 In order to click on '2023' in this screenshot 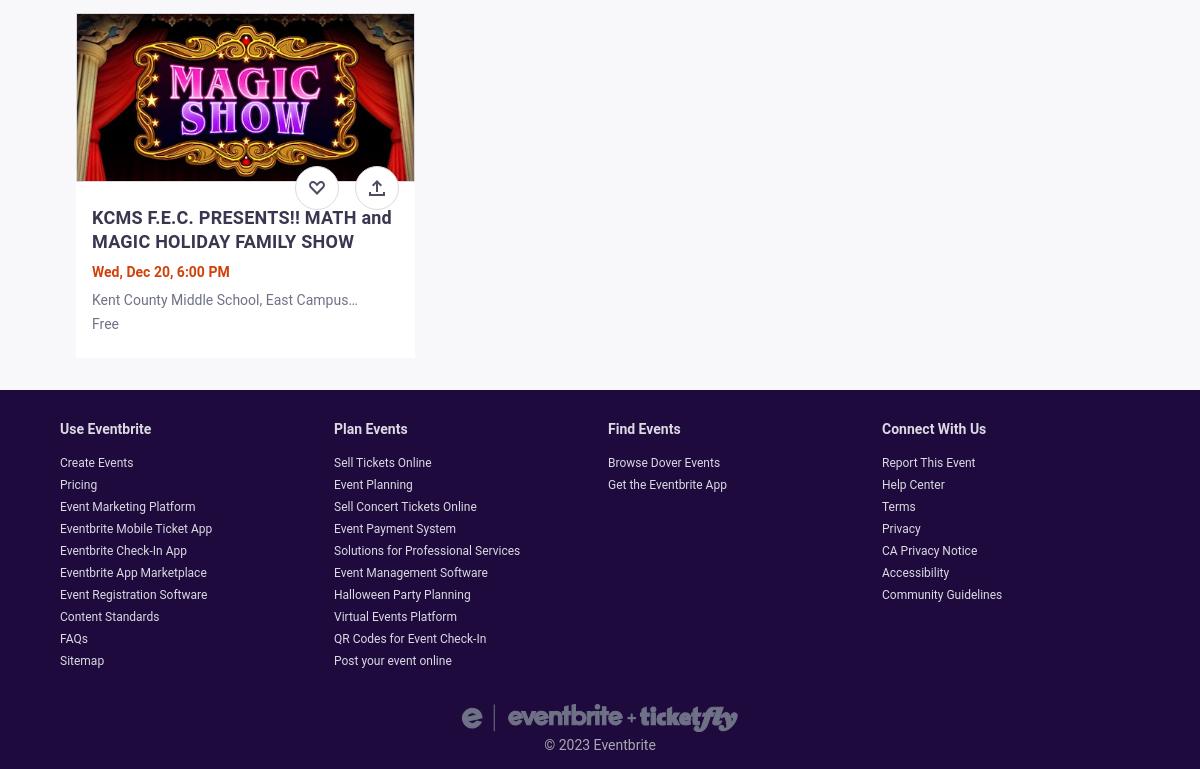, I will do `click(572, 745)`.